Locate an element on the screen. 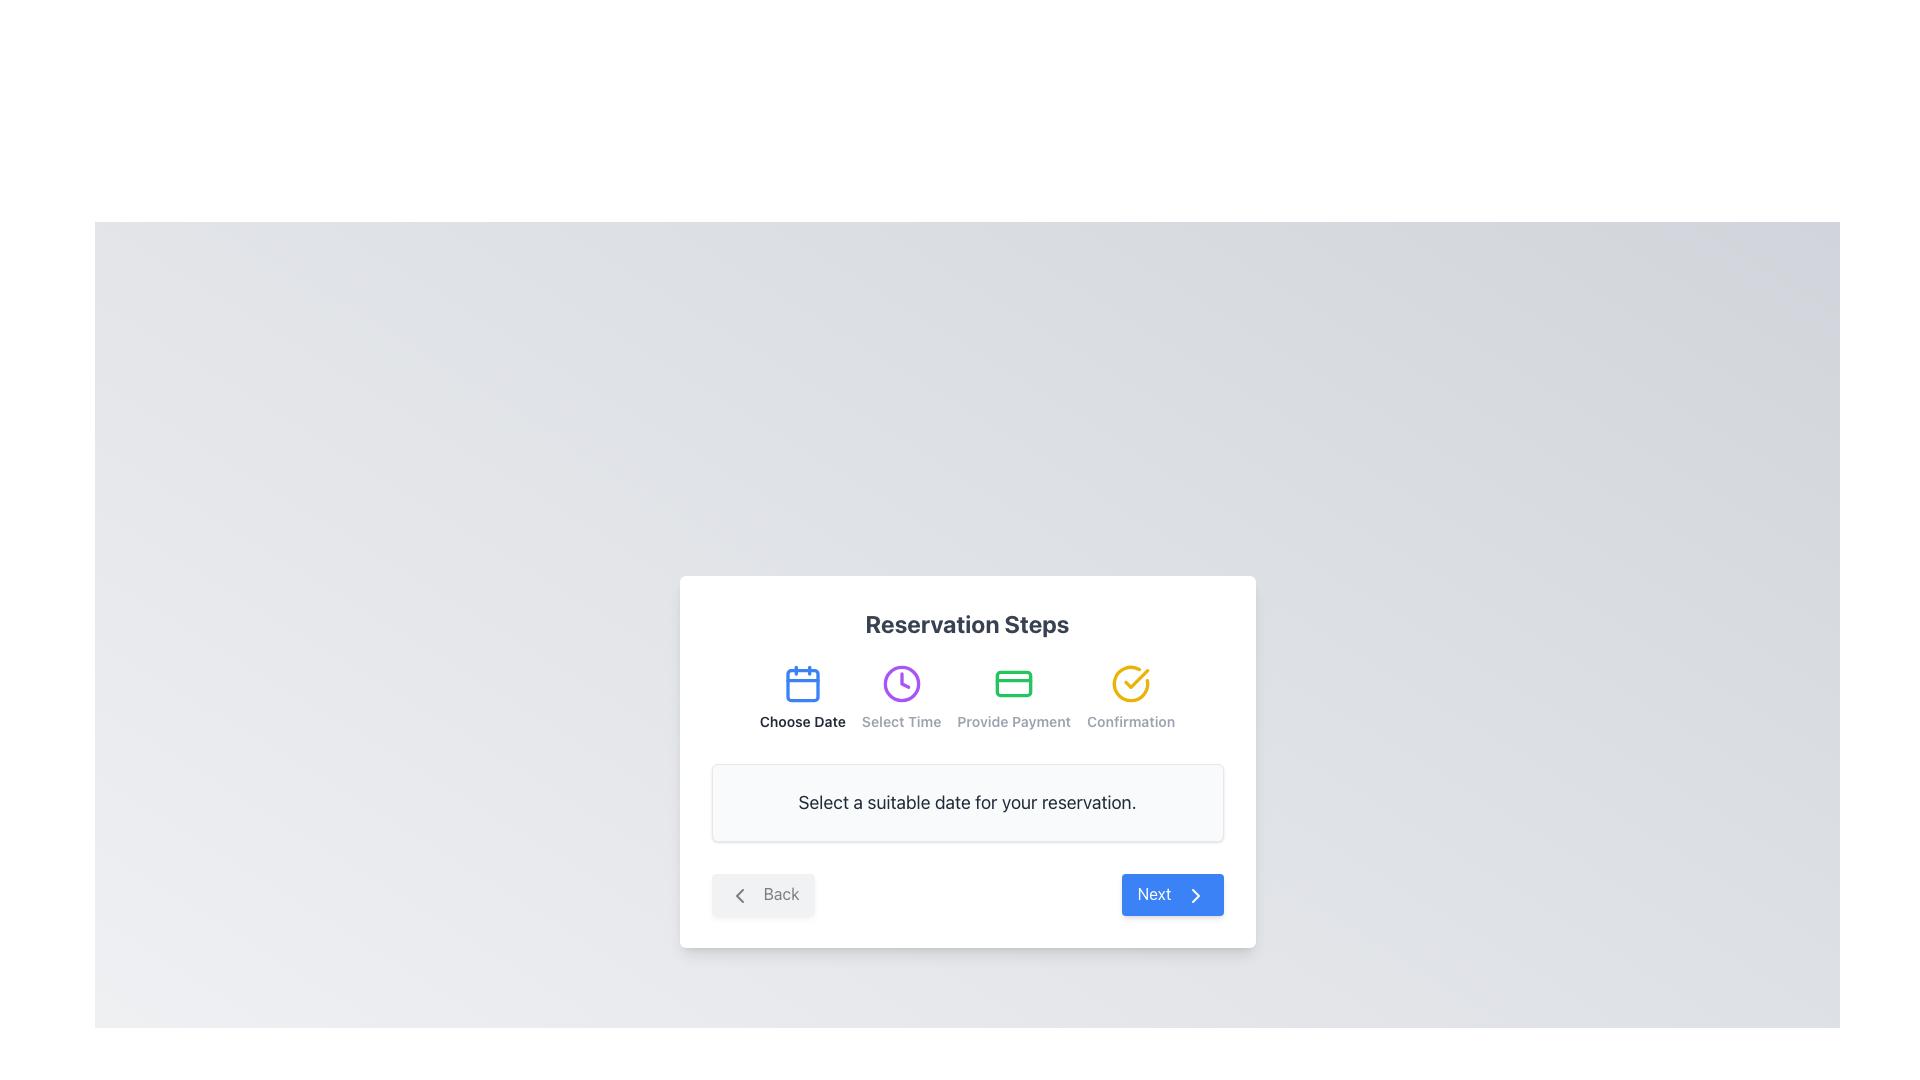 The width and height of the screenshot is (1920, 1080). the purple clock icon in the step navigation UI labeled 'Select Time', which is the second icon in a row of four under 'Reservation Steps' is located at coordinates (900, 683).